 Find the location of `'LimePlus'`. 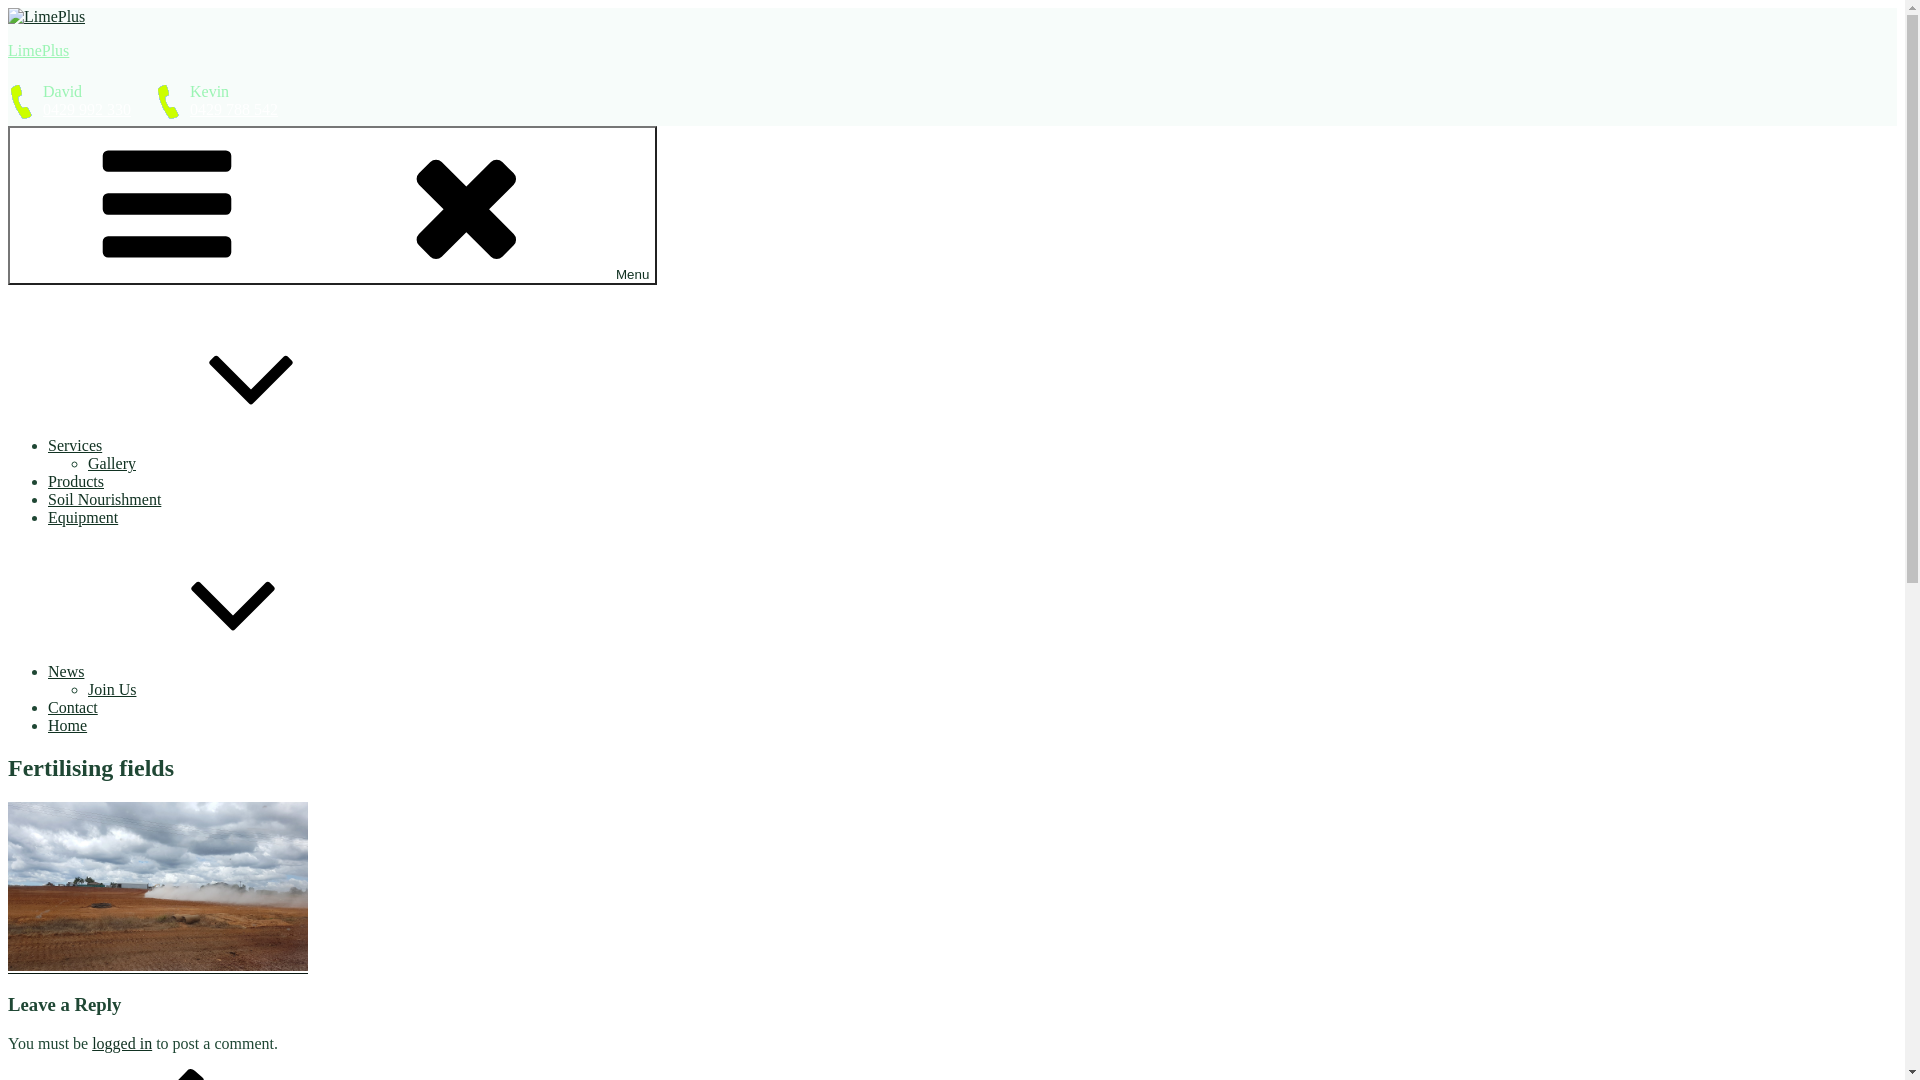

'LimePlus' is located at coordinates (8, 49).